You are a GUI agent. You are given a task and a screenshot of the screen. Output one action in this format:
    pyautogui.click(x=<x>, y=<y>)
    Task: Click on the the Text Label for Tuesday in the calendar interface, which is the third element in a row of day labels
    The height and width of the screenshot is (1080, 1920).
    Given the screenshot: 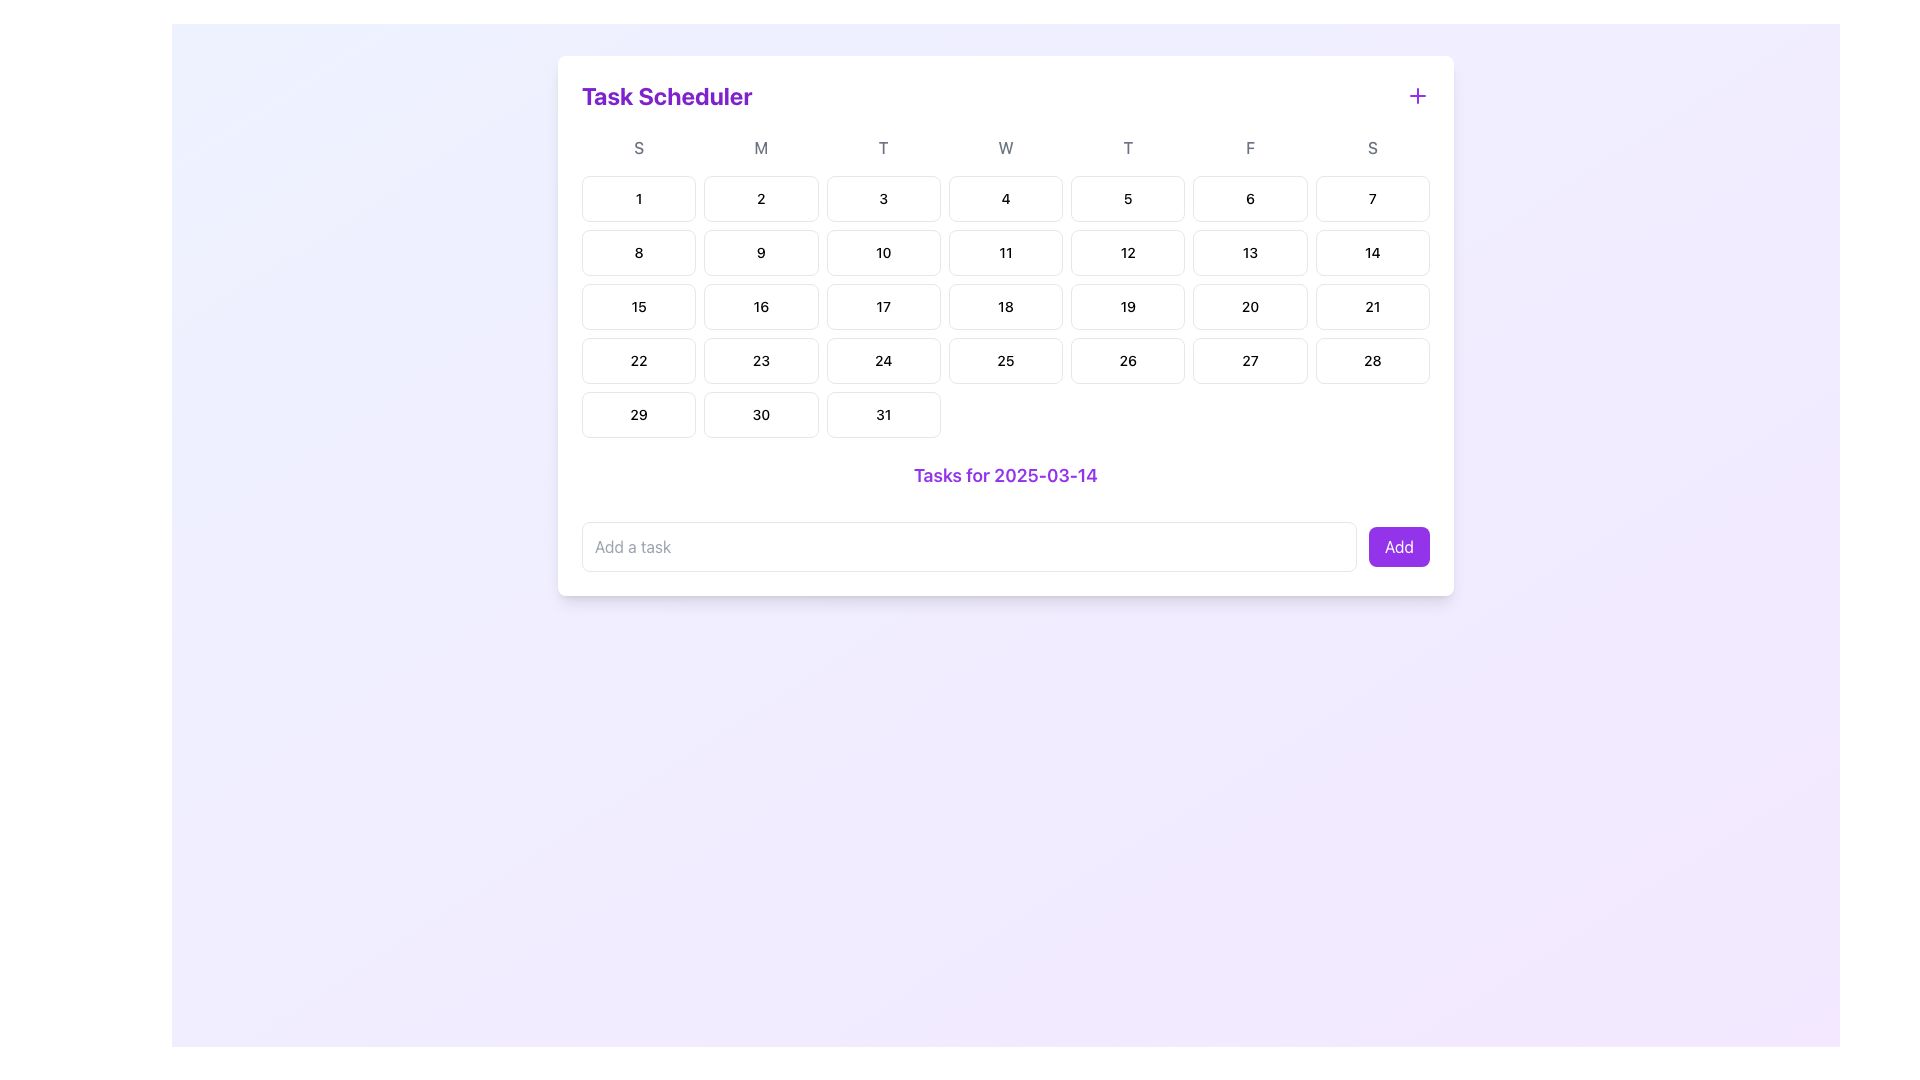 What is the action you would take?
    pyautogui.click(x=882, y=146)
    